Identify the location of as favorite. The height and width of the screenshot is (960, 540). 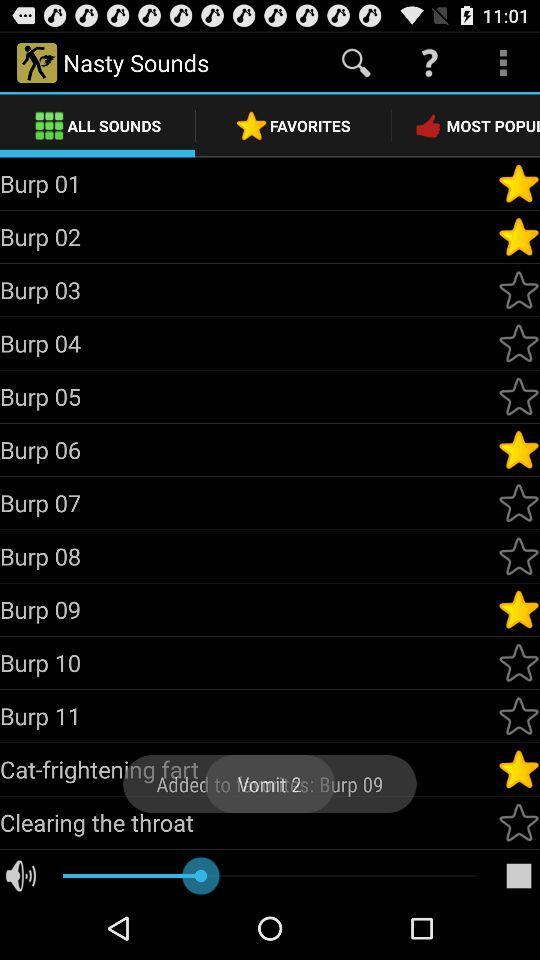
(518, 343).